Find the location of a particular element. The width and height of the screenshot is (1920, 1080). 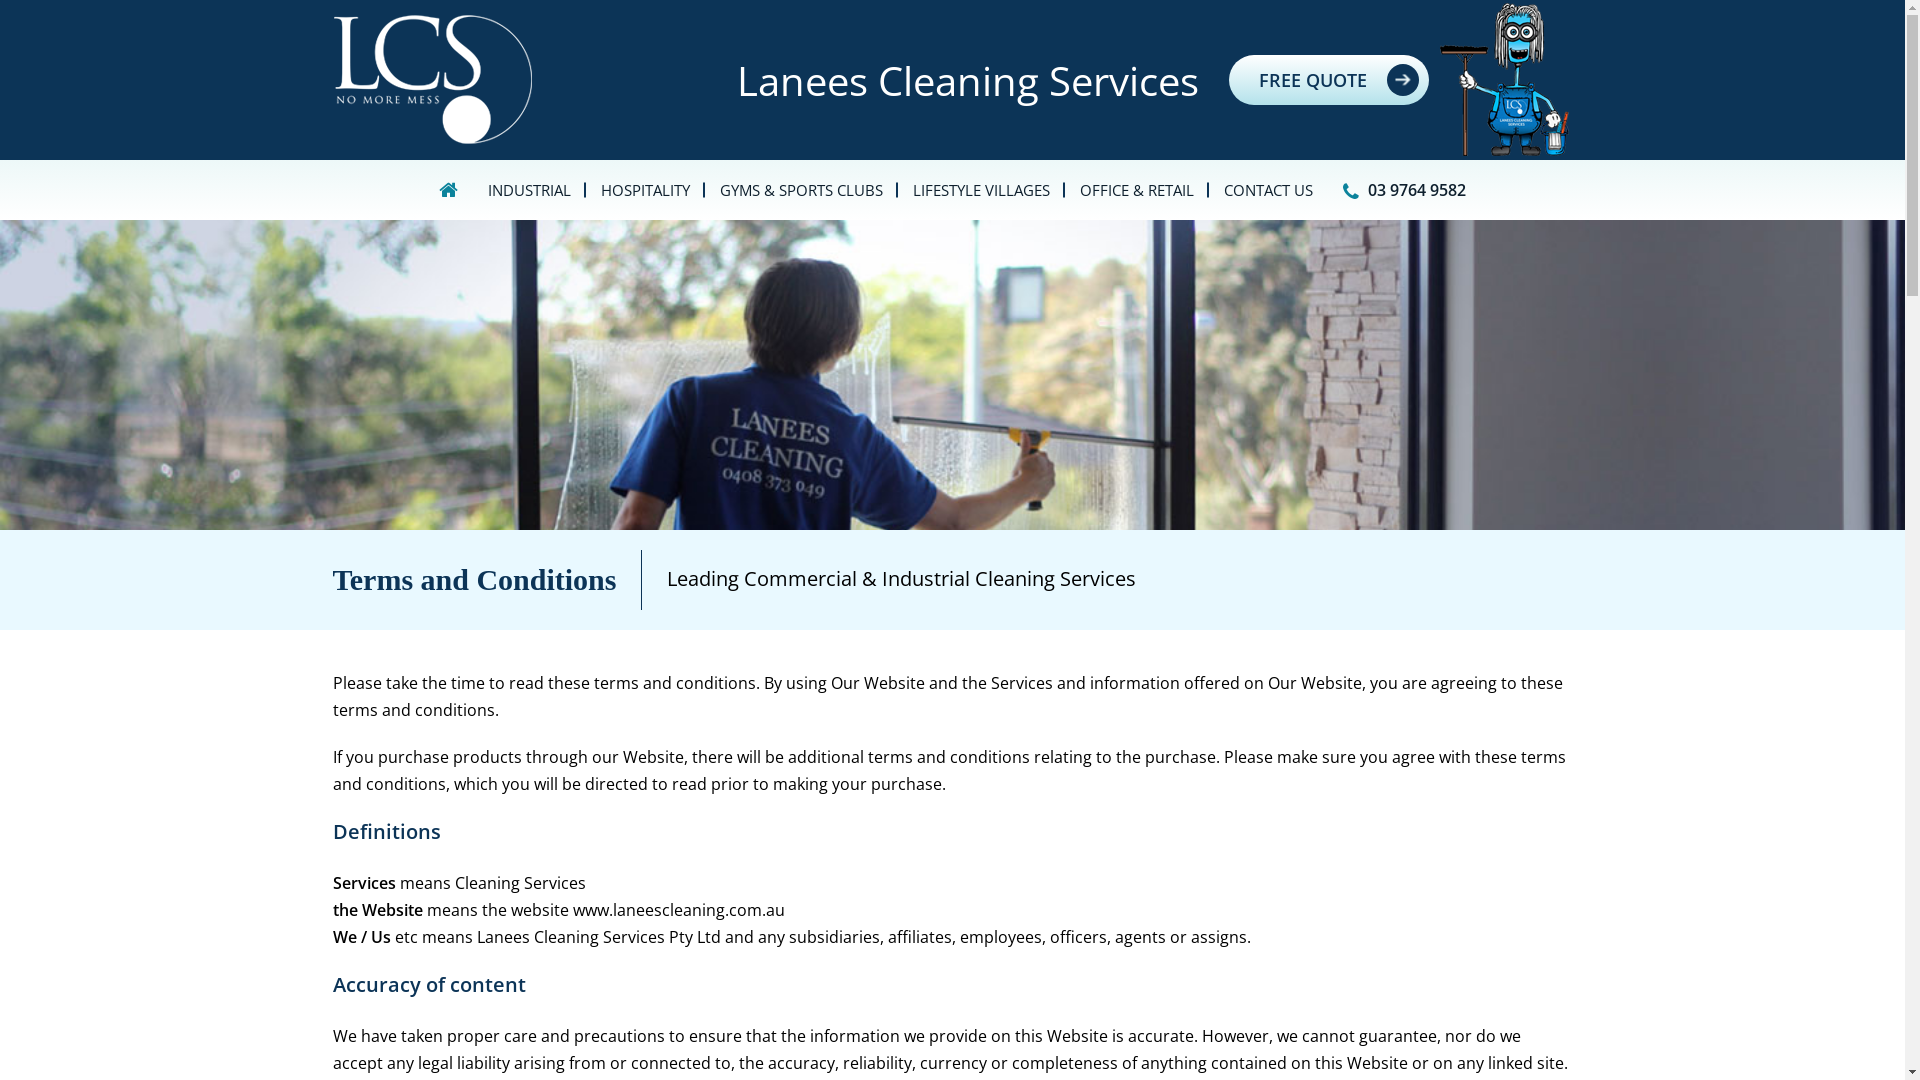

'GYMS & SPORTS CLUBS' is located at coordinates (801, 189).